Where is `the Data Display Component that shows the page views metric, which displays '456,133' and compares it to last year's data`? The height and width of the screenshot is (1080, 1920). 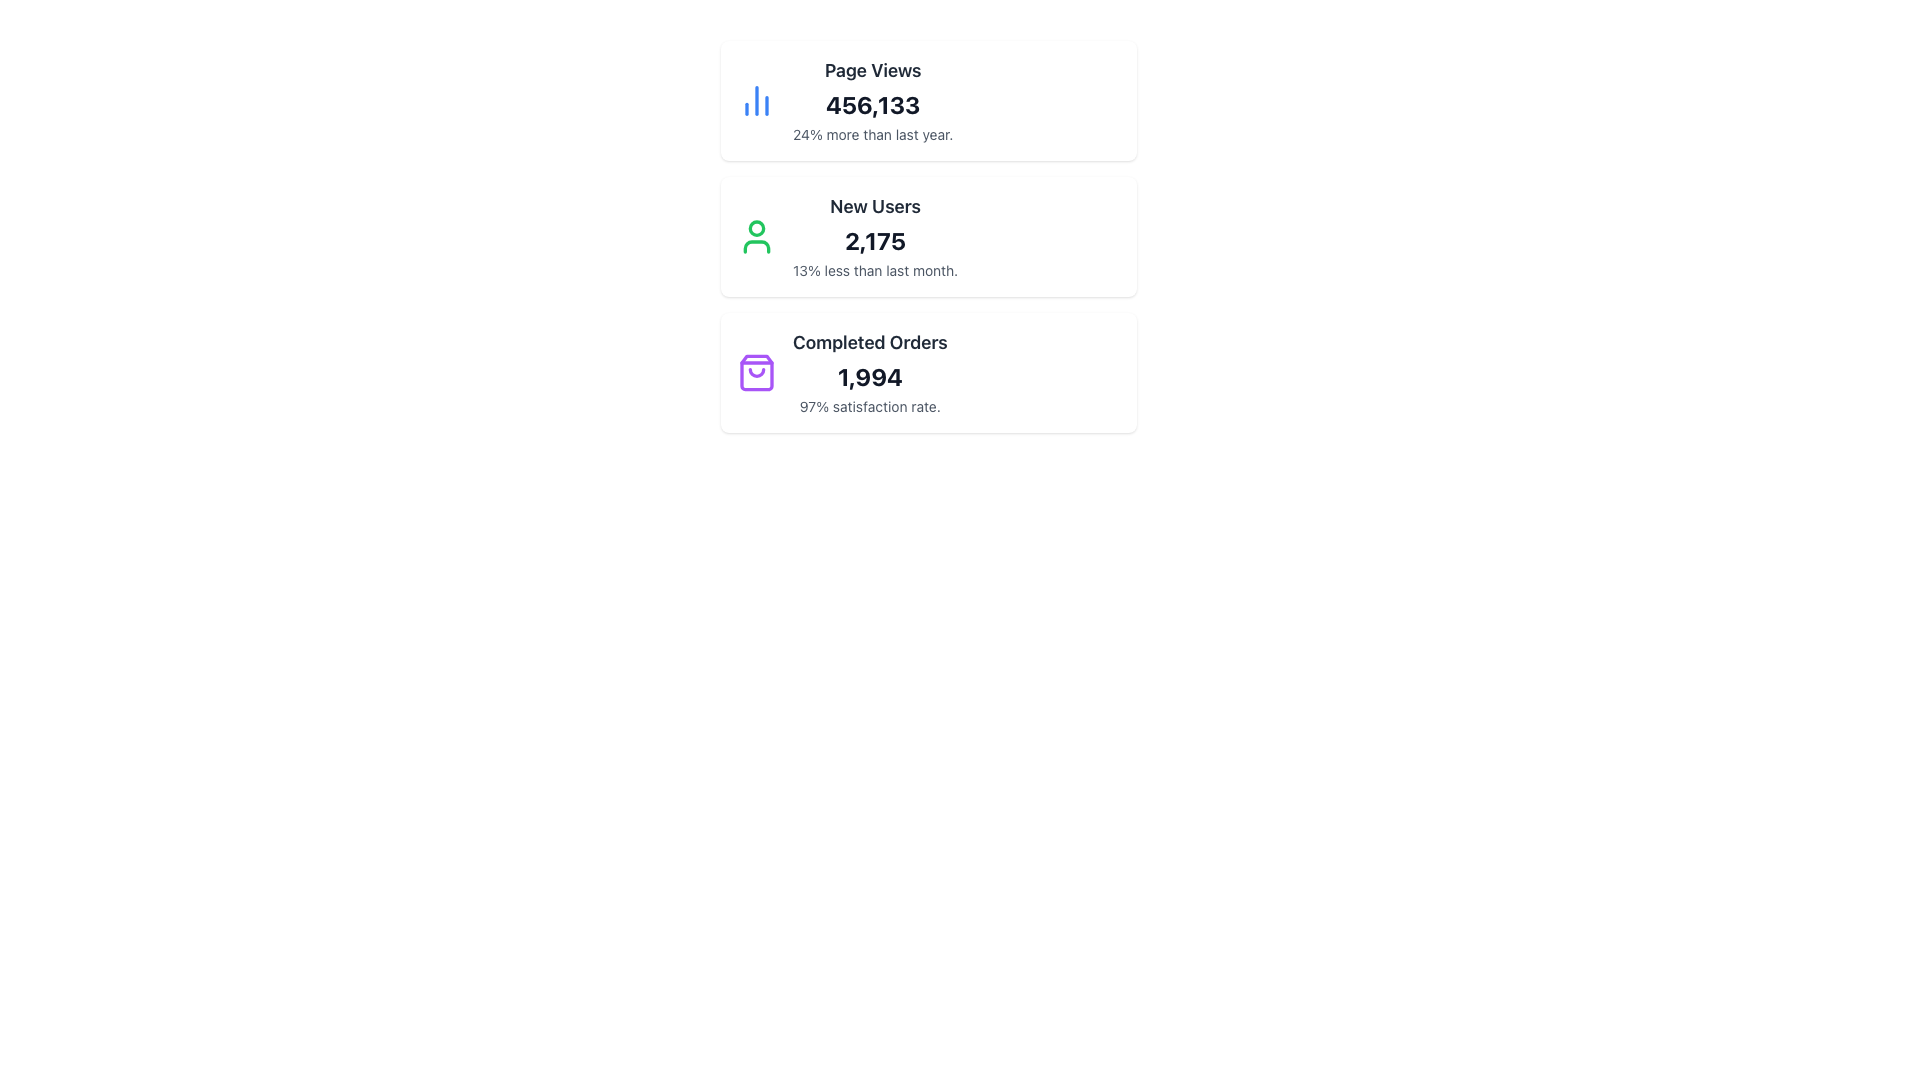 the Data Display Component that shows the page views metric, which displays '456,133' and compares it to last year's data is located at coordinates (873, 100).